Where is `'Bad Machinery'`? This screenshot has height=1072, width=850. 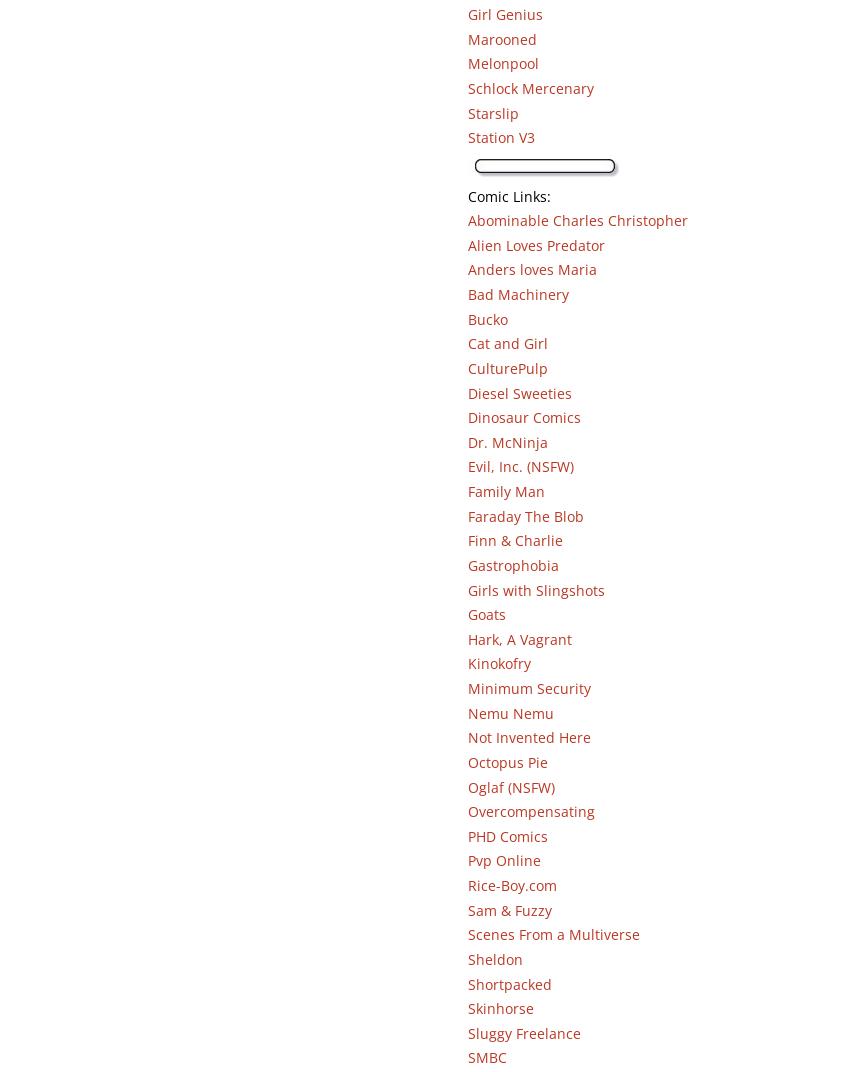
'Bad Machinery' is located at coordinates (516, 293).